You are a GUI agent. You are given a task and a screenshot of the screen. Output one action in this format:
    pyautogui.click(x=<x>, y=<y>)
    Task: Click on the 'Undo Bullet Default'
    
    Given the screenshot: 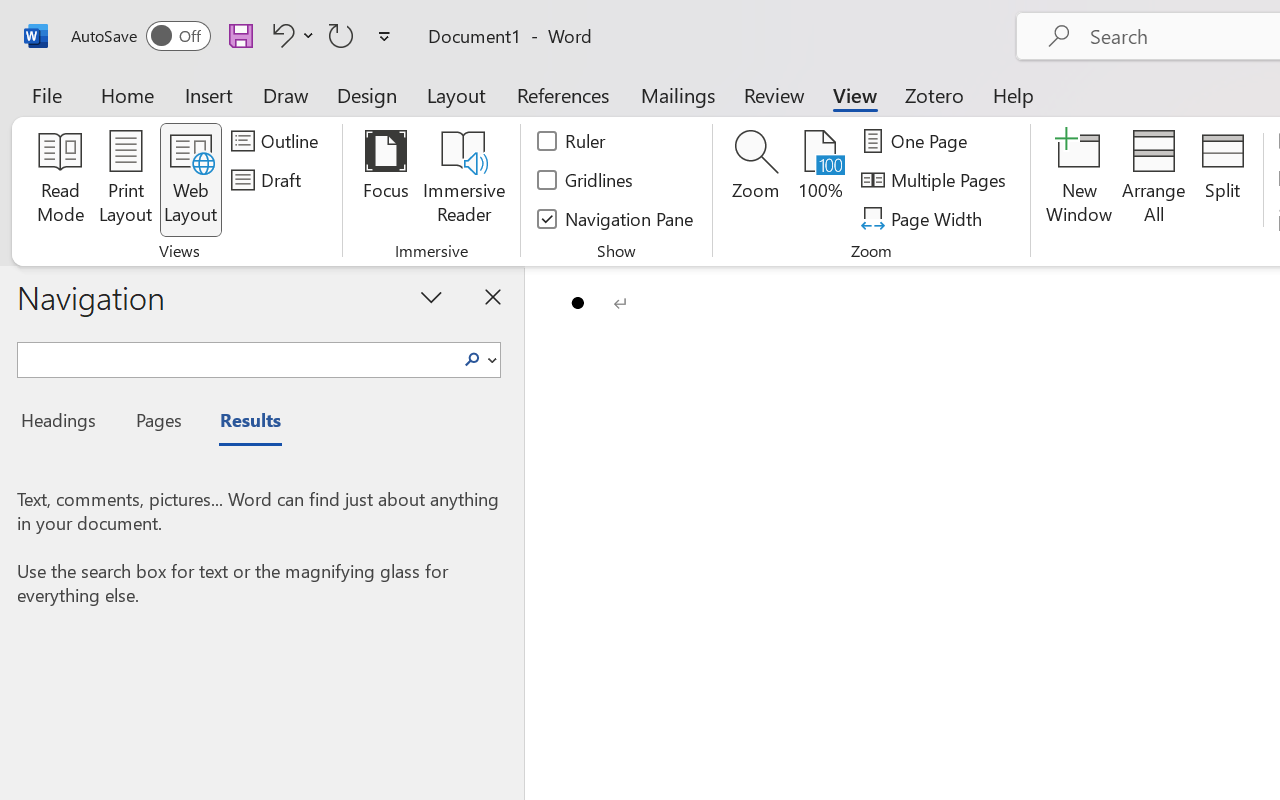 What is the action you would take?
    pyautogui.click(x=279, y=34)
    